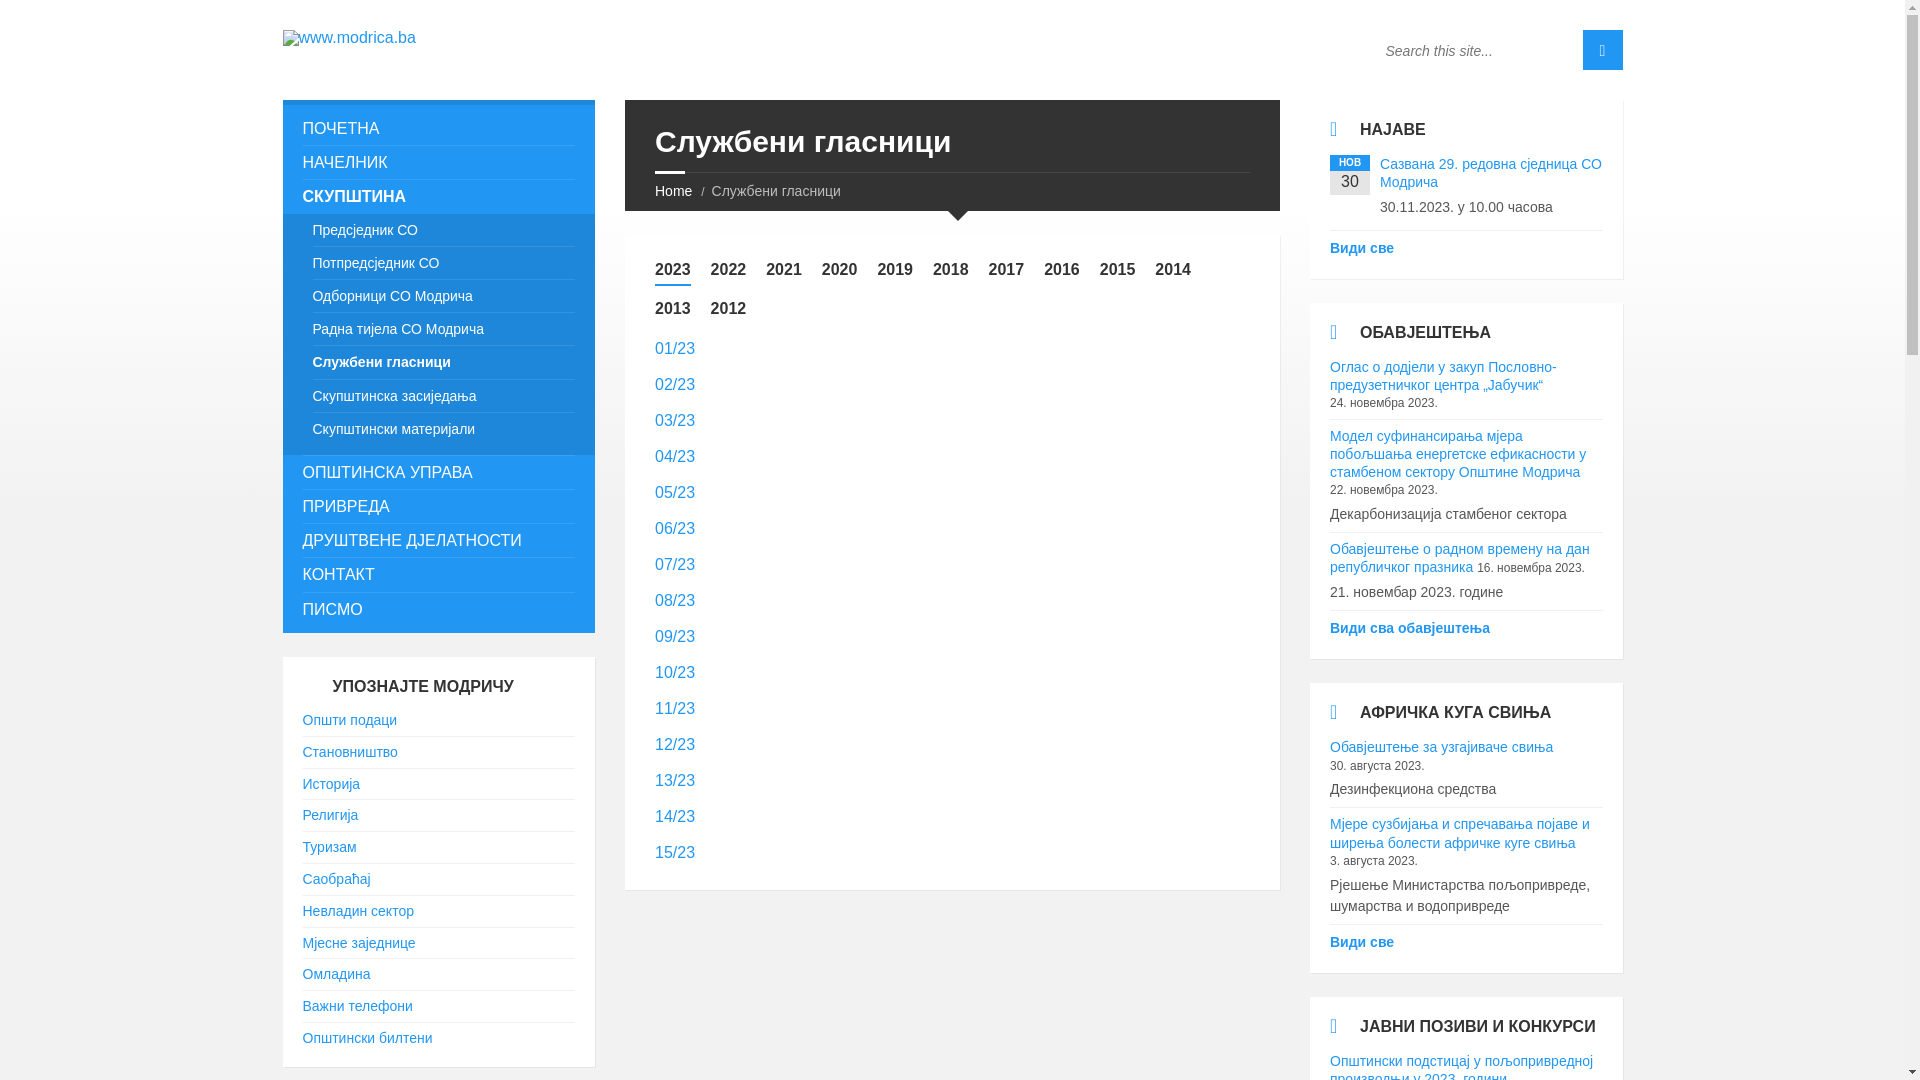 Image resolution: width=1920 pixels, height=1080 pixels. What do you see at coordinates (675, 672) in the screenshot?
I see `'10/23'` at bounding box center [675, 672].